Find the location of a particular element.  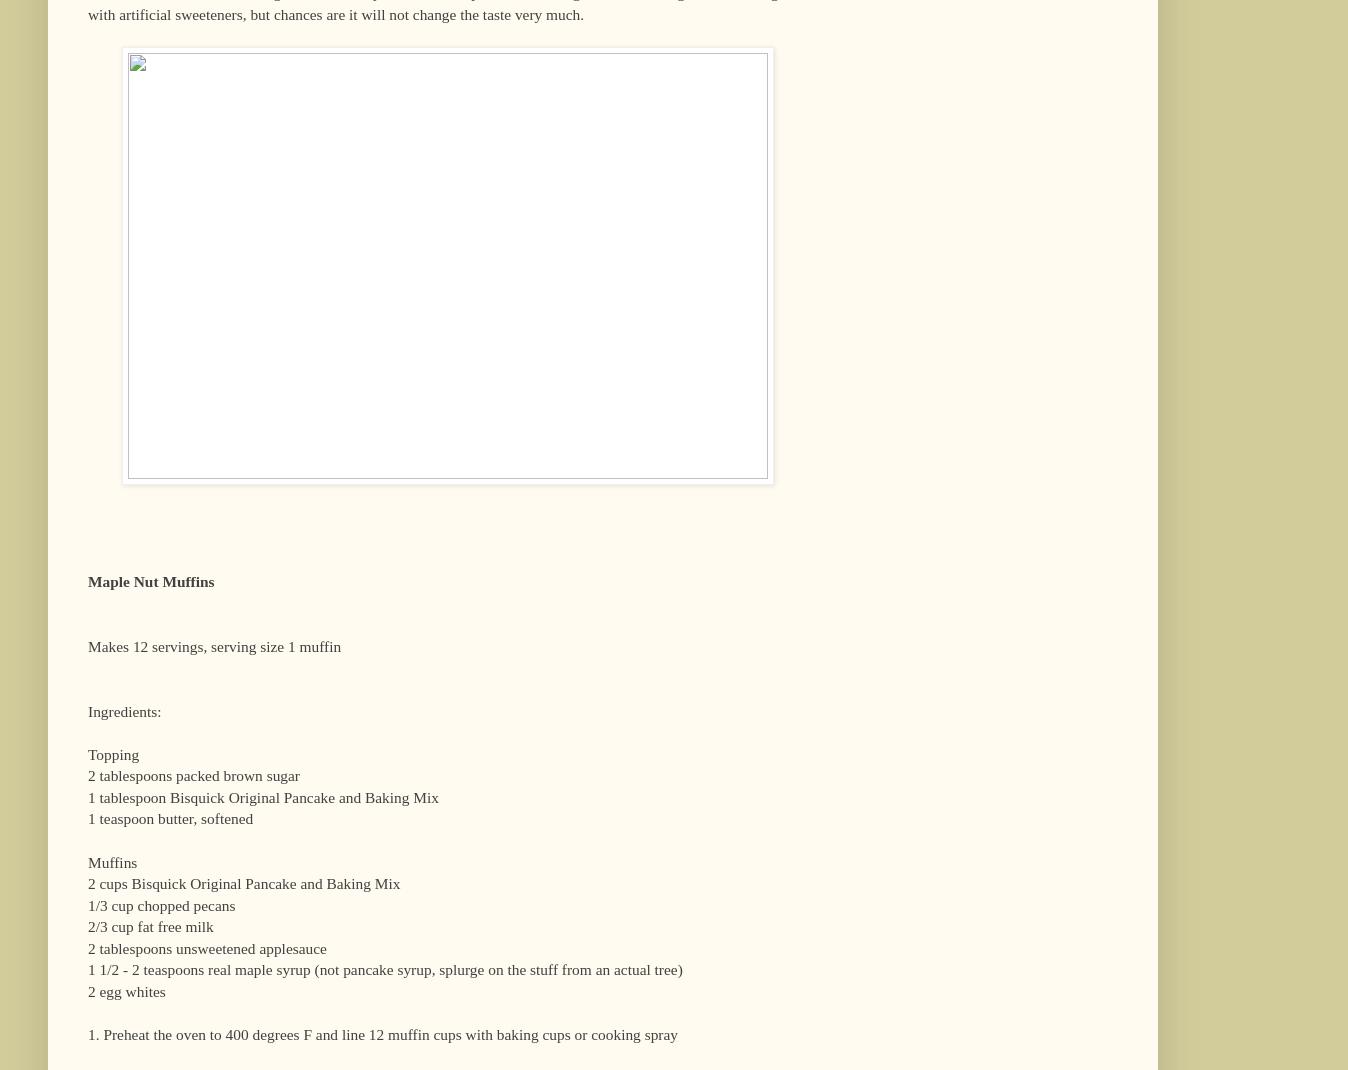

'2 cups Bisquick Original Pancake and Baking Mix' is located at coordinates (243, 883).